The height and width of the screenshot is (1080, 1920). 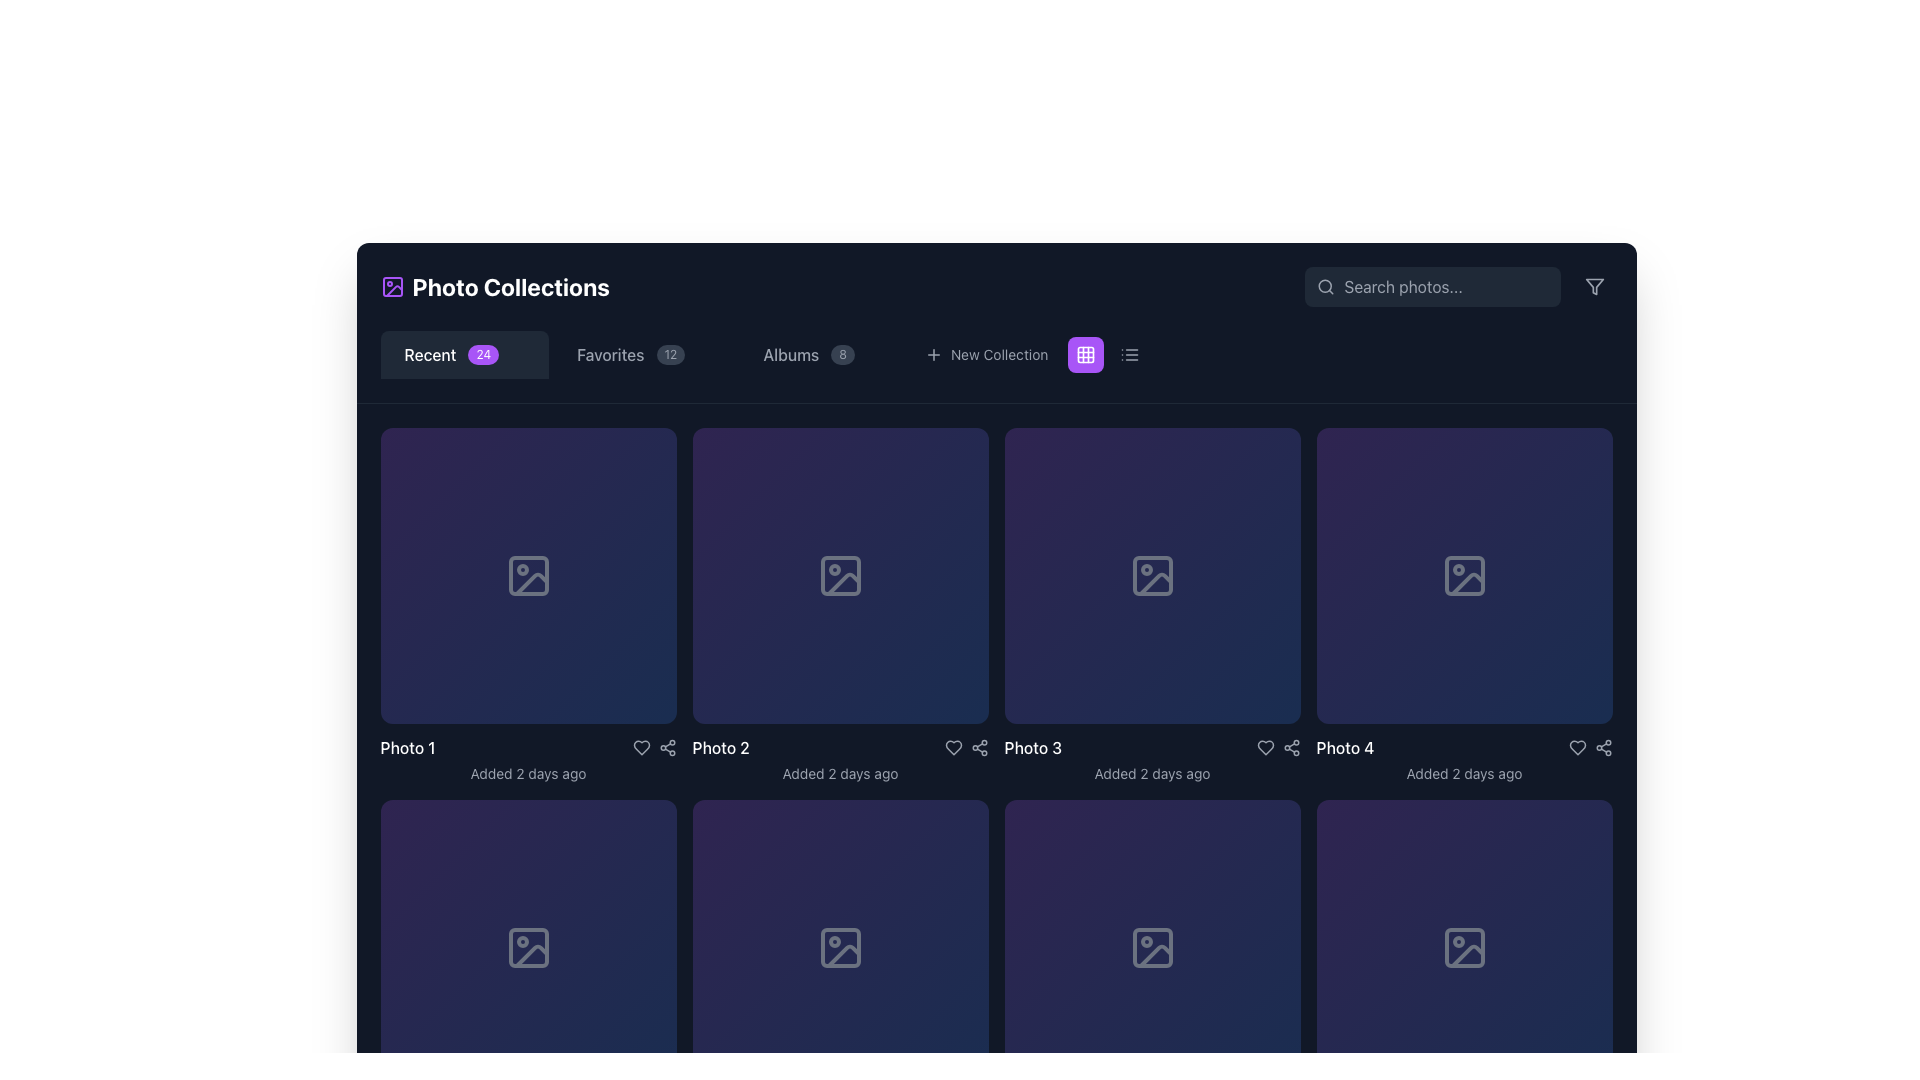 What do you see at coordinates (528, 947) in the screenshot?
I see `the icon resembling a downward-pointing arrow within a square to initiate a download` at bounding box center [528, 947].